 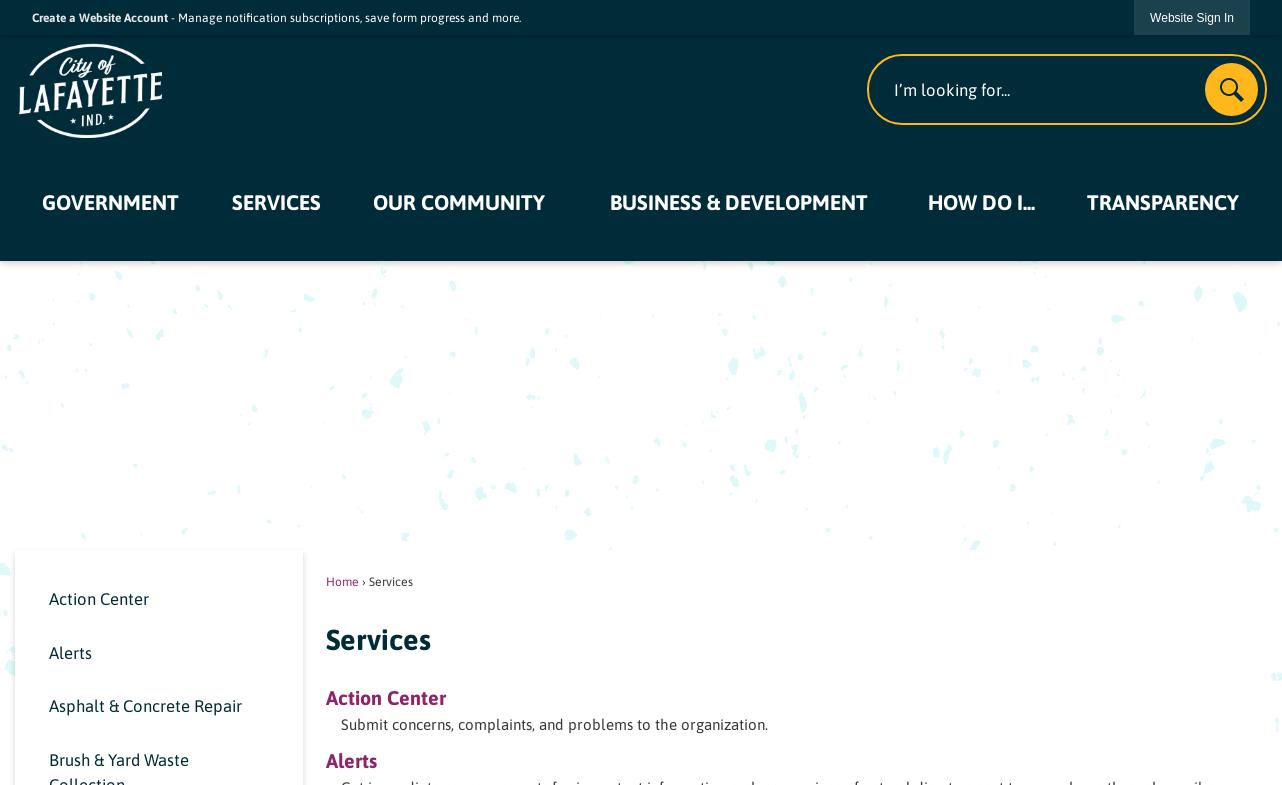 What do you see at coordinates (1162, 200) in the screenshot?
I see `'Transparency'` at bounding box center [1162, 200].